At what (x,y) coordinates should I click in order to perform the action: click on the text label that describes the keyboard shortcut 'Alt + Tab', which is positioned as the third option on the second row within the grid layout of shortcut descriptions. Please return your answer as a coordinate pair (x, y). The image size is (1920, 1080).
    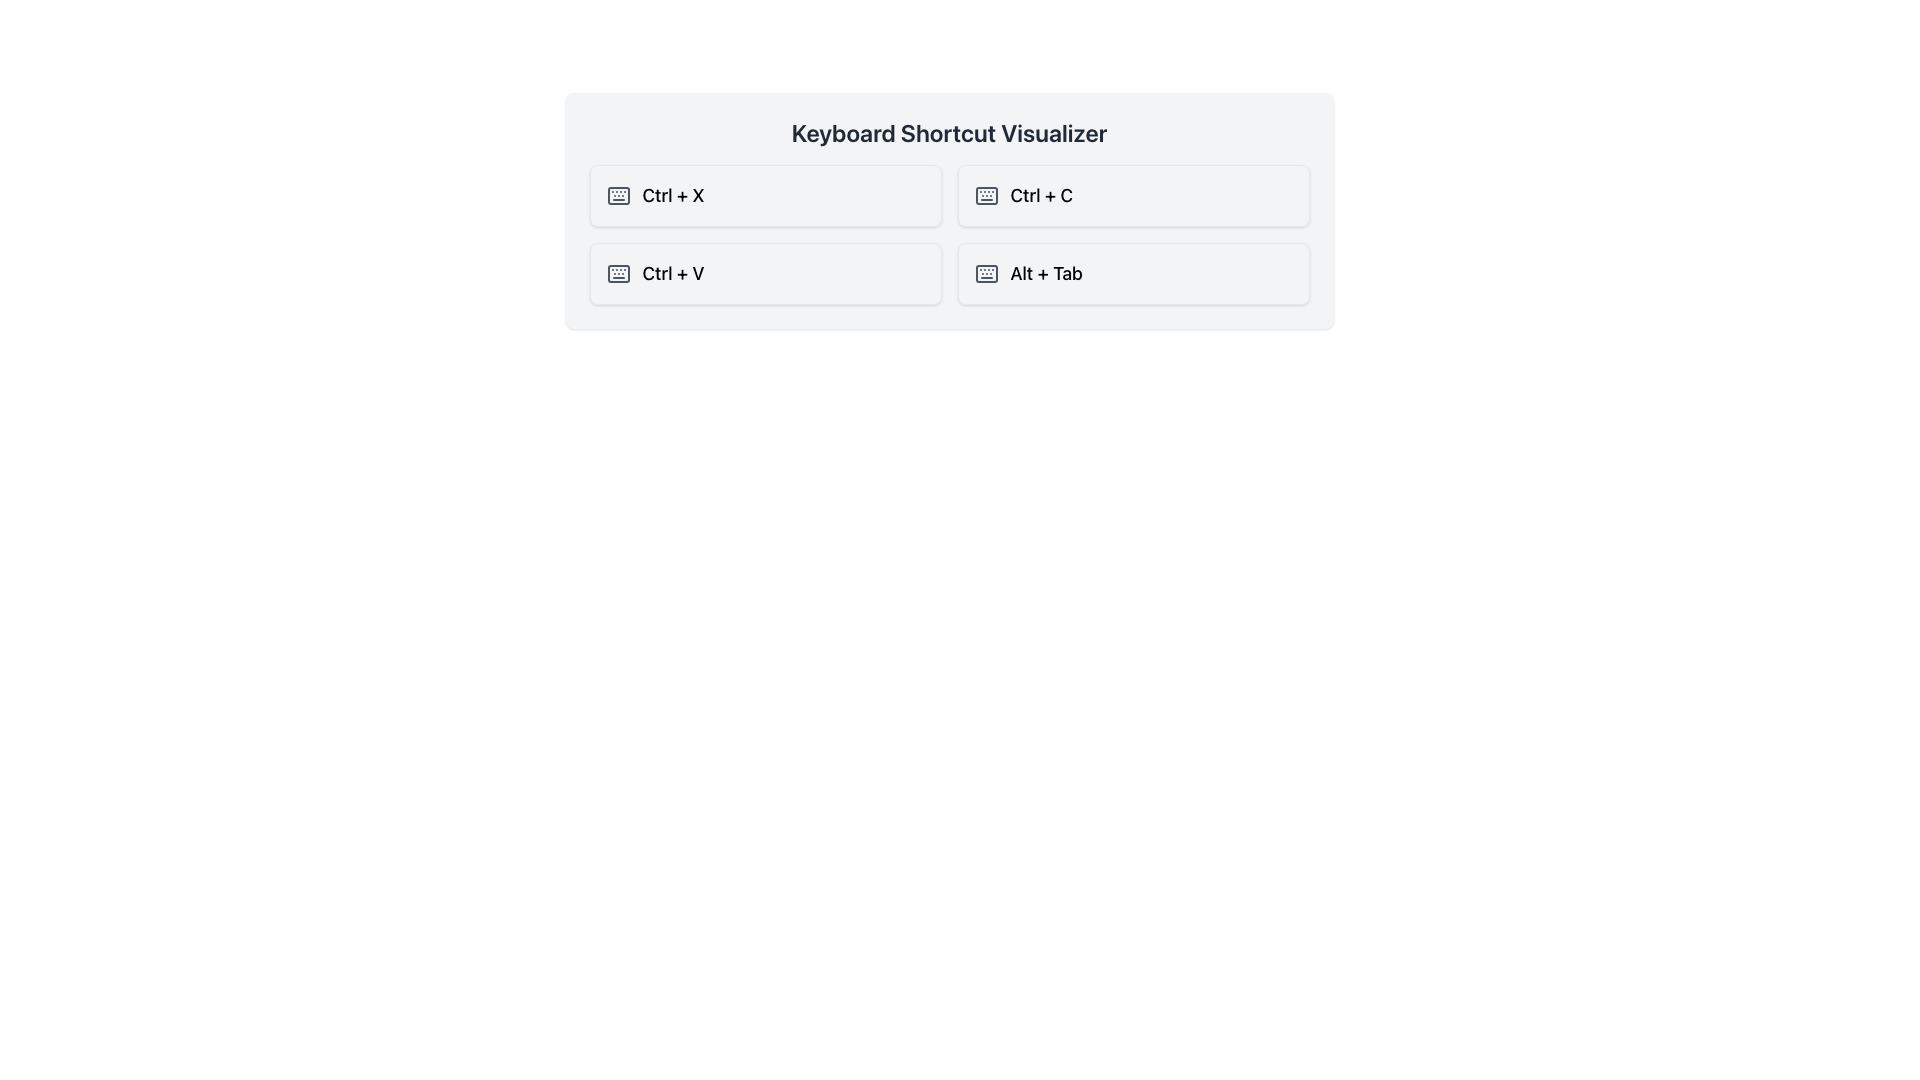
    Looking at the image, I should click on (1045, 273).